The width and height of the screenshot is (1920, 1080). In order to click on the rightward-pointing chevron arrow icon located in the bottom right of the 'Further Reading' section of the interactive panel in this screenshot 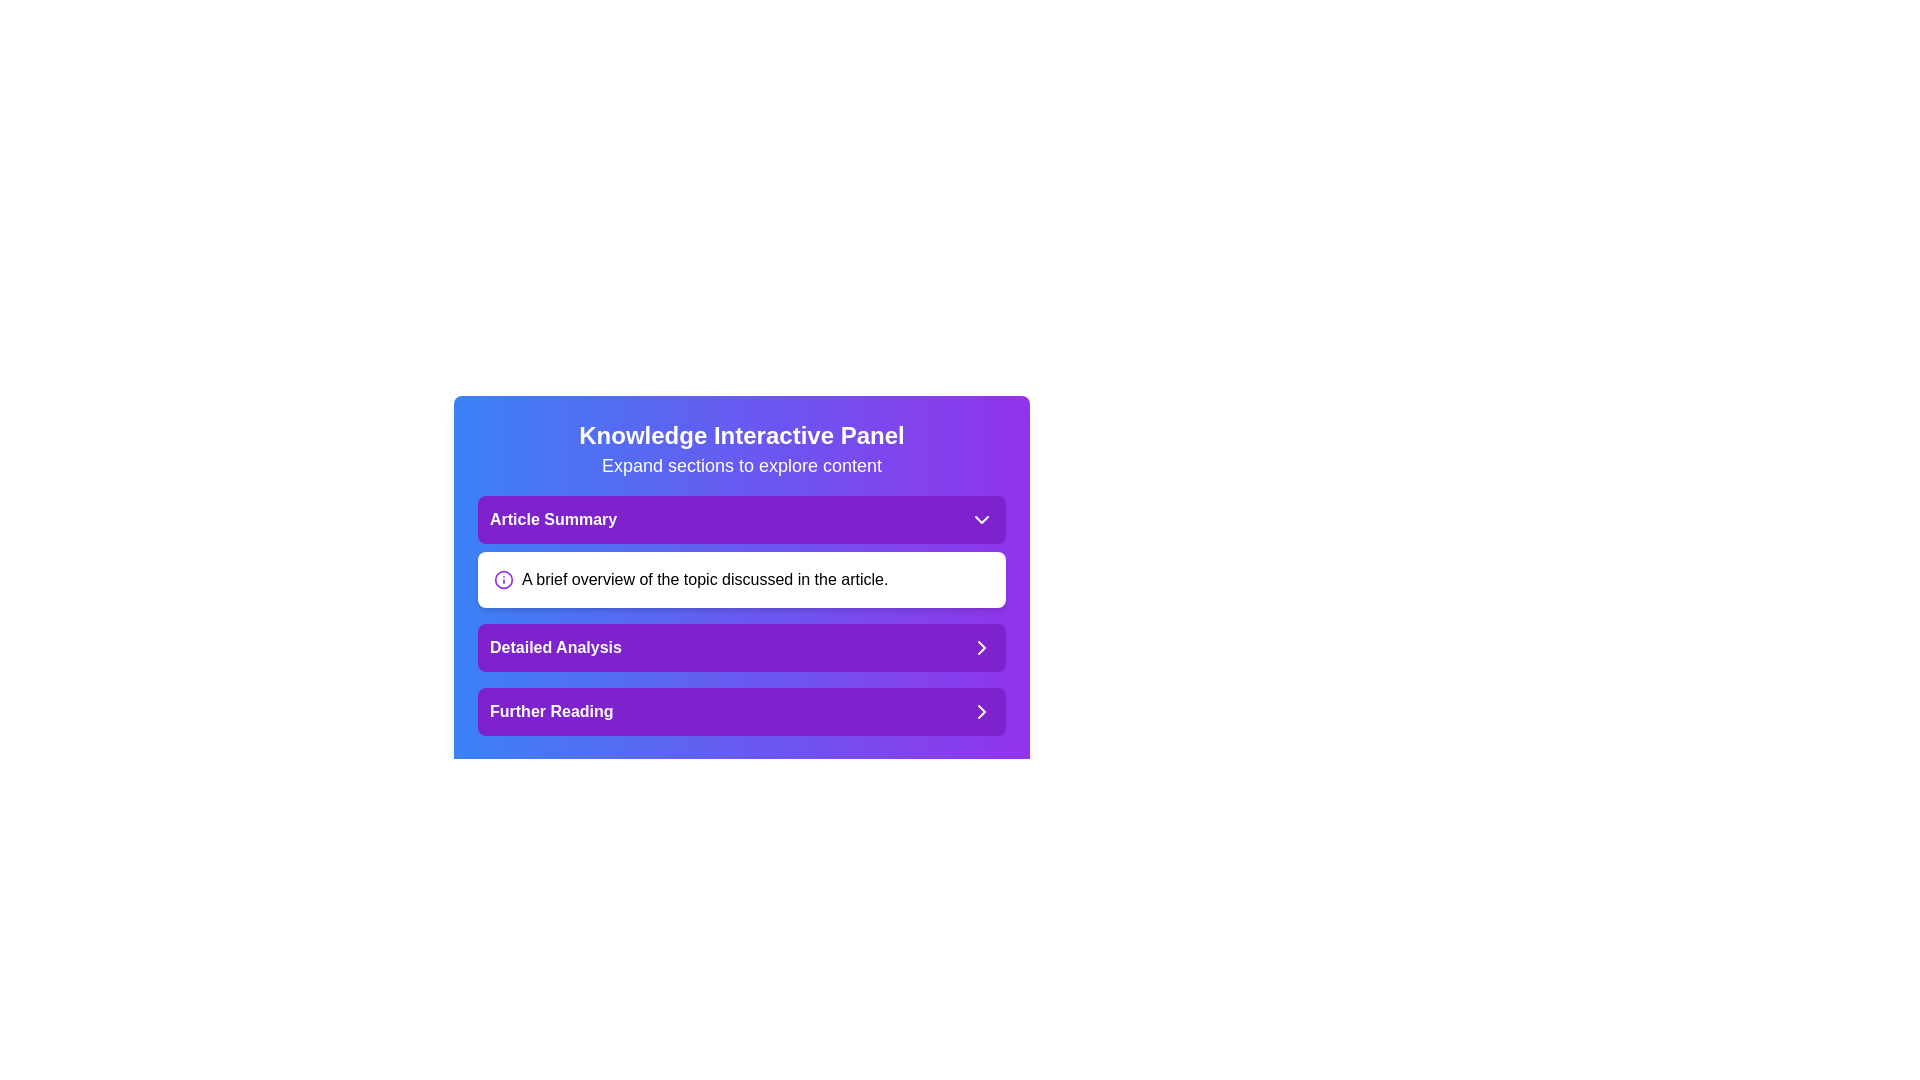, I will do `click(982, 711)`.